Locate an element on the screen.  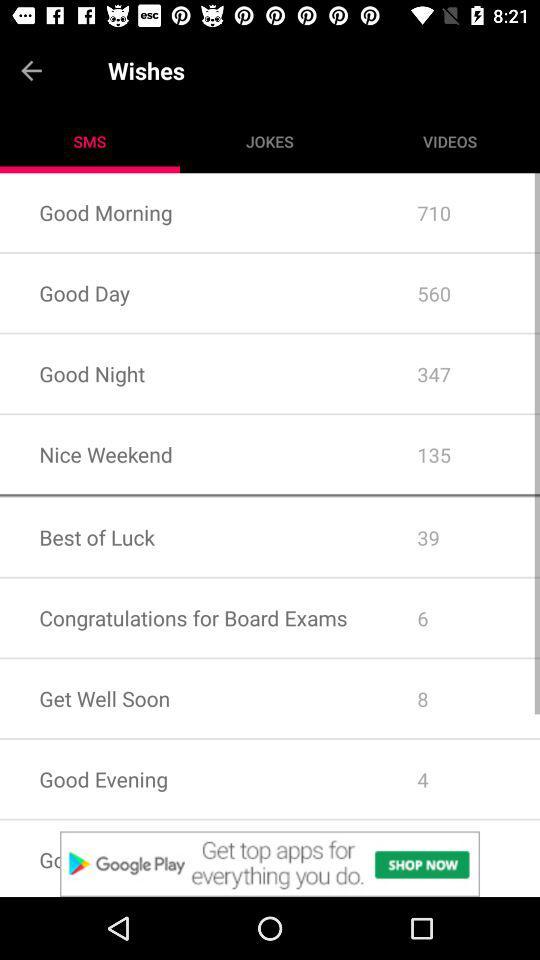
click for google is located at coordinates (270, 863).